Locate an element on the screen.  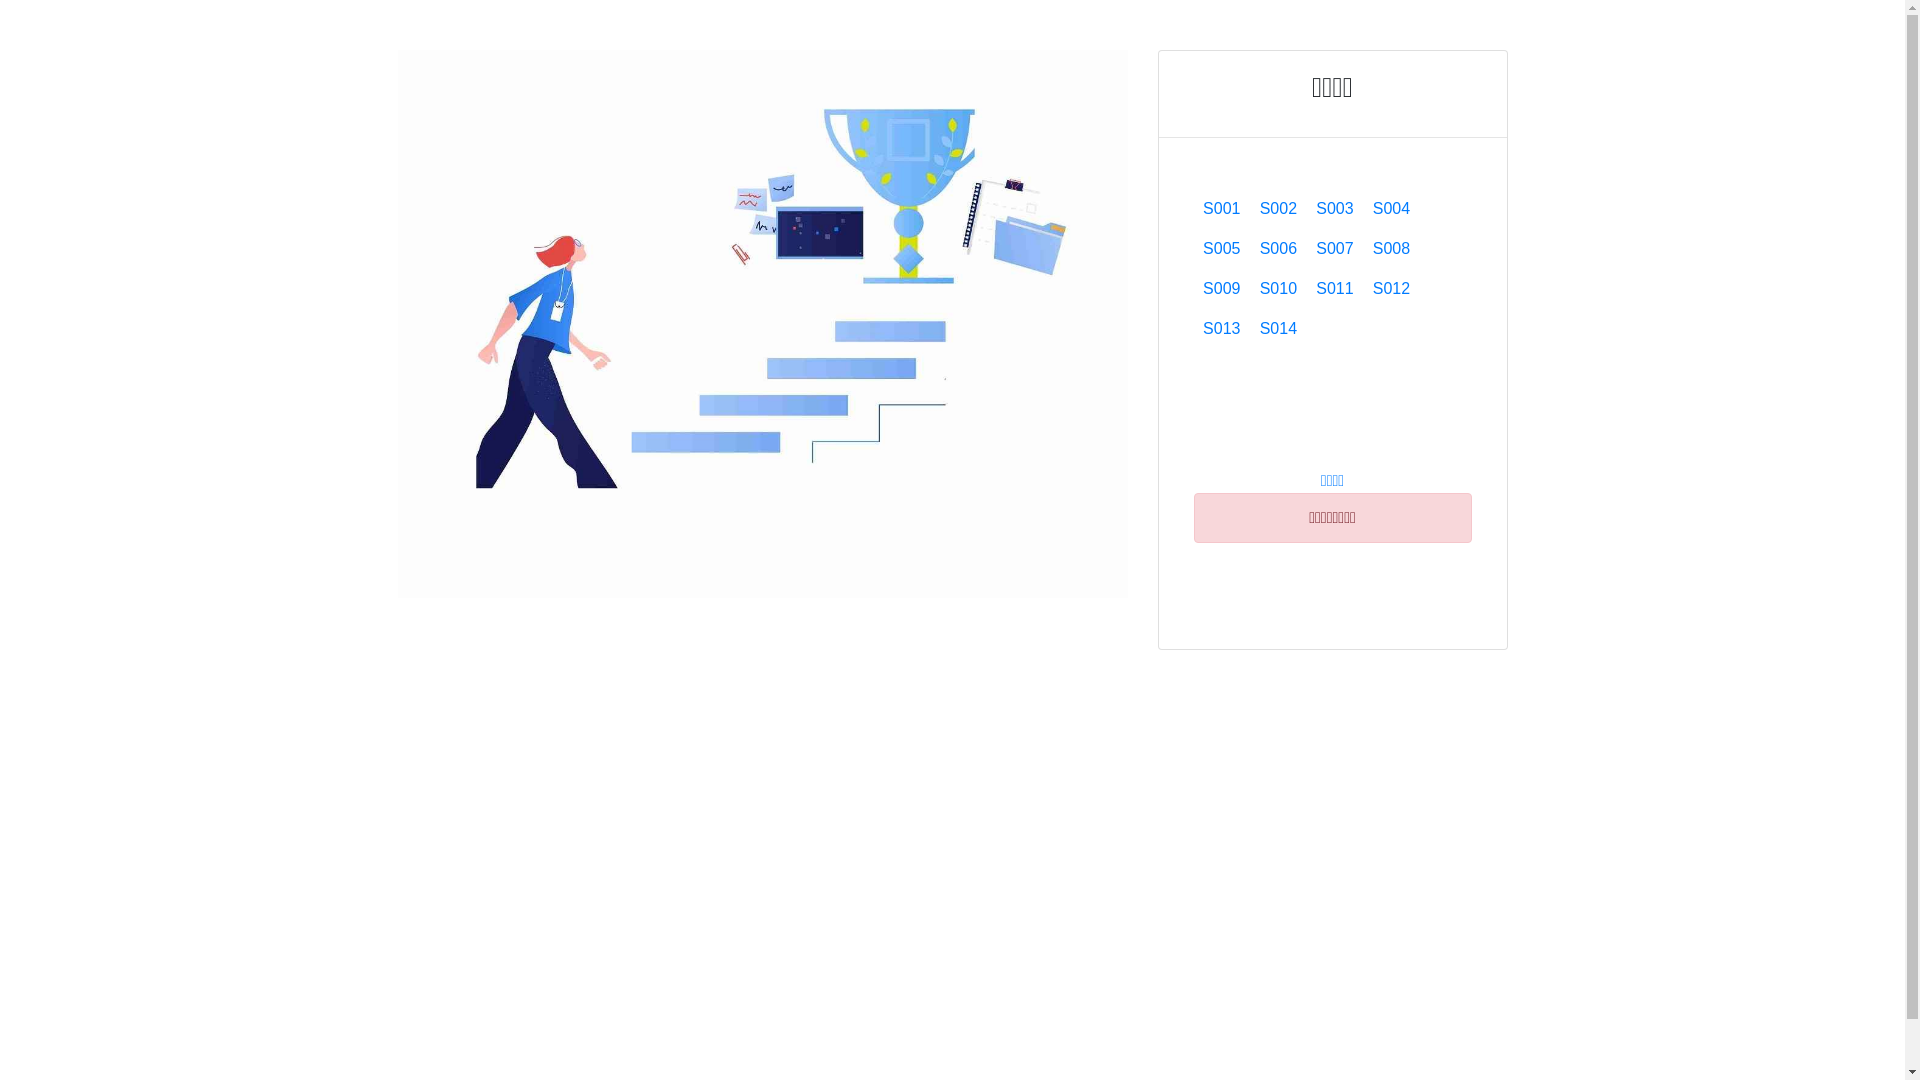
'S011' is located at coordinates (1335, 289).